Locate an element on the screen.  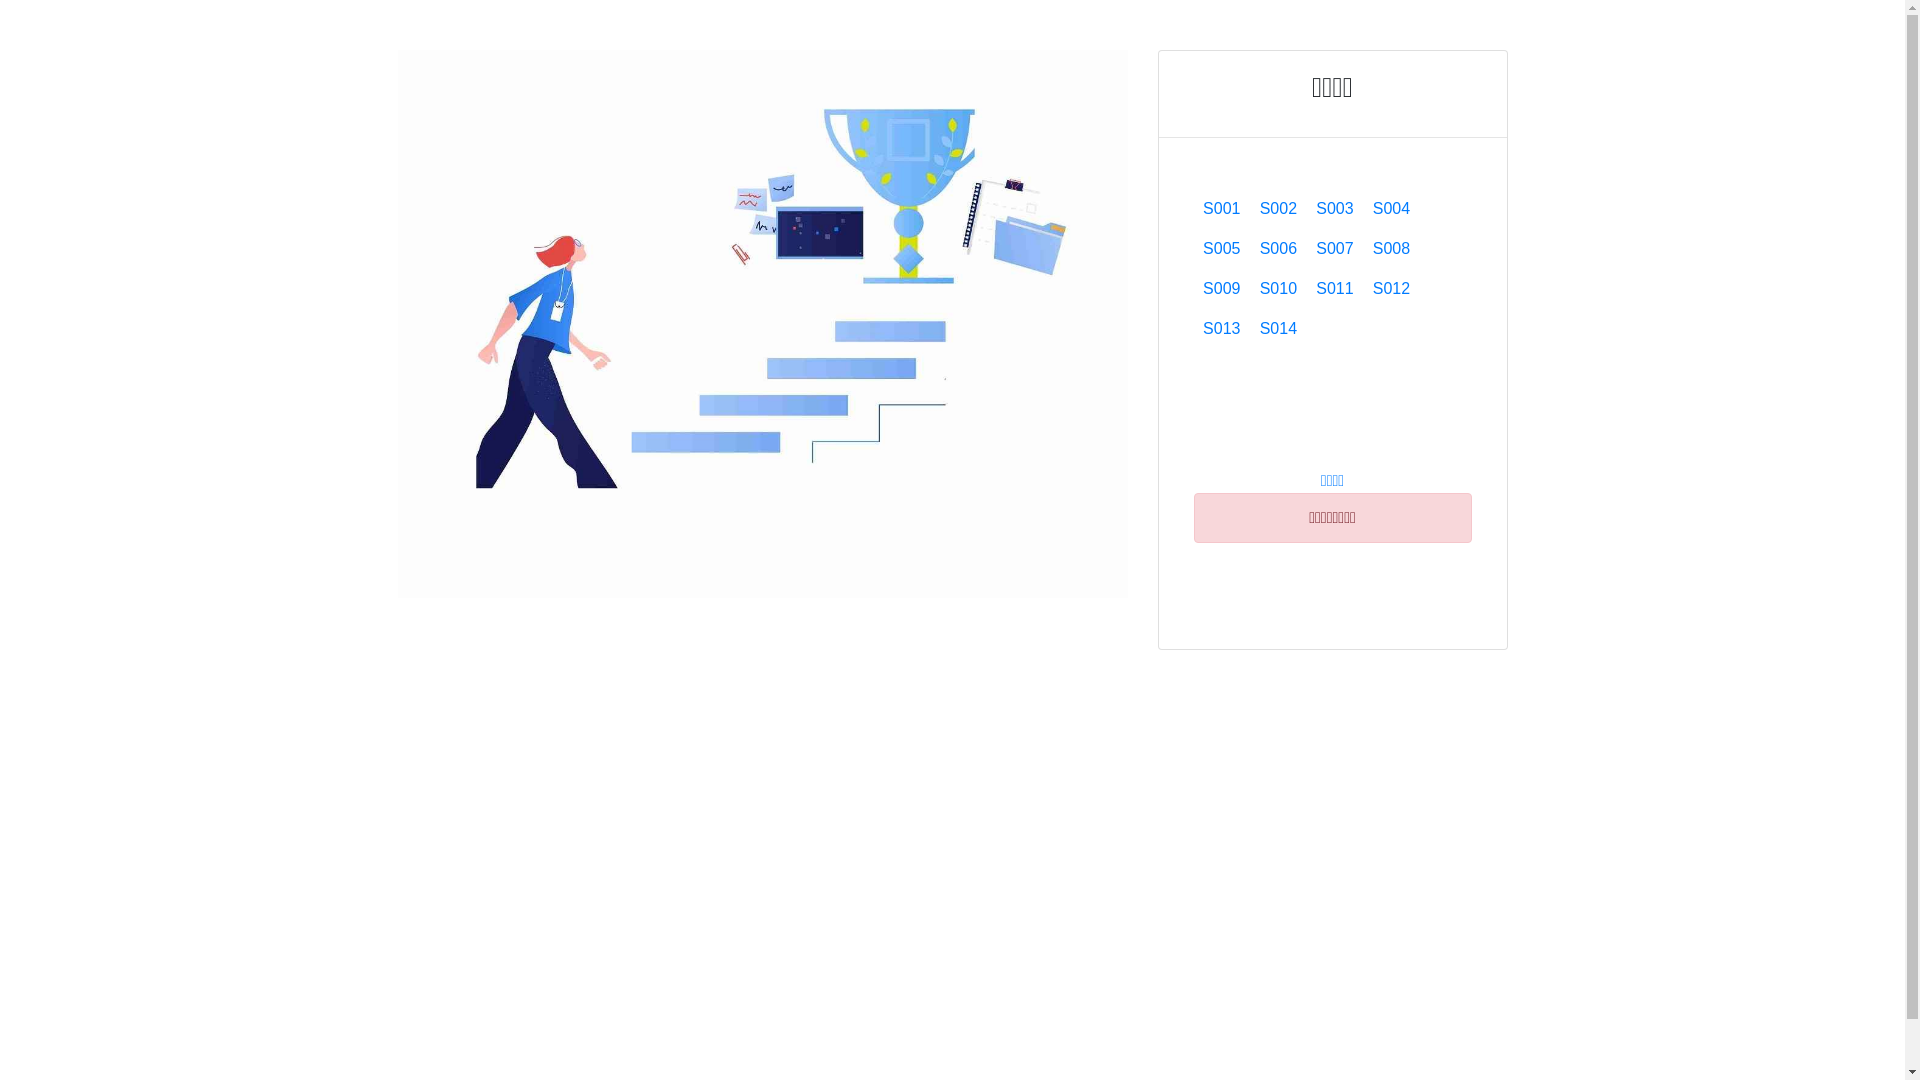
'S011' is located at coordinates (1335, 289).